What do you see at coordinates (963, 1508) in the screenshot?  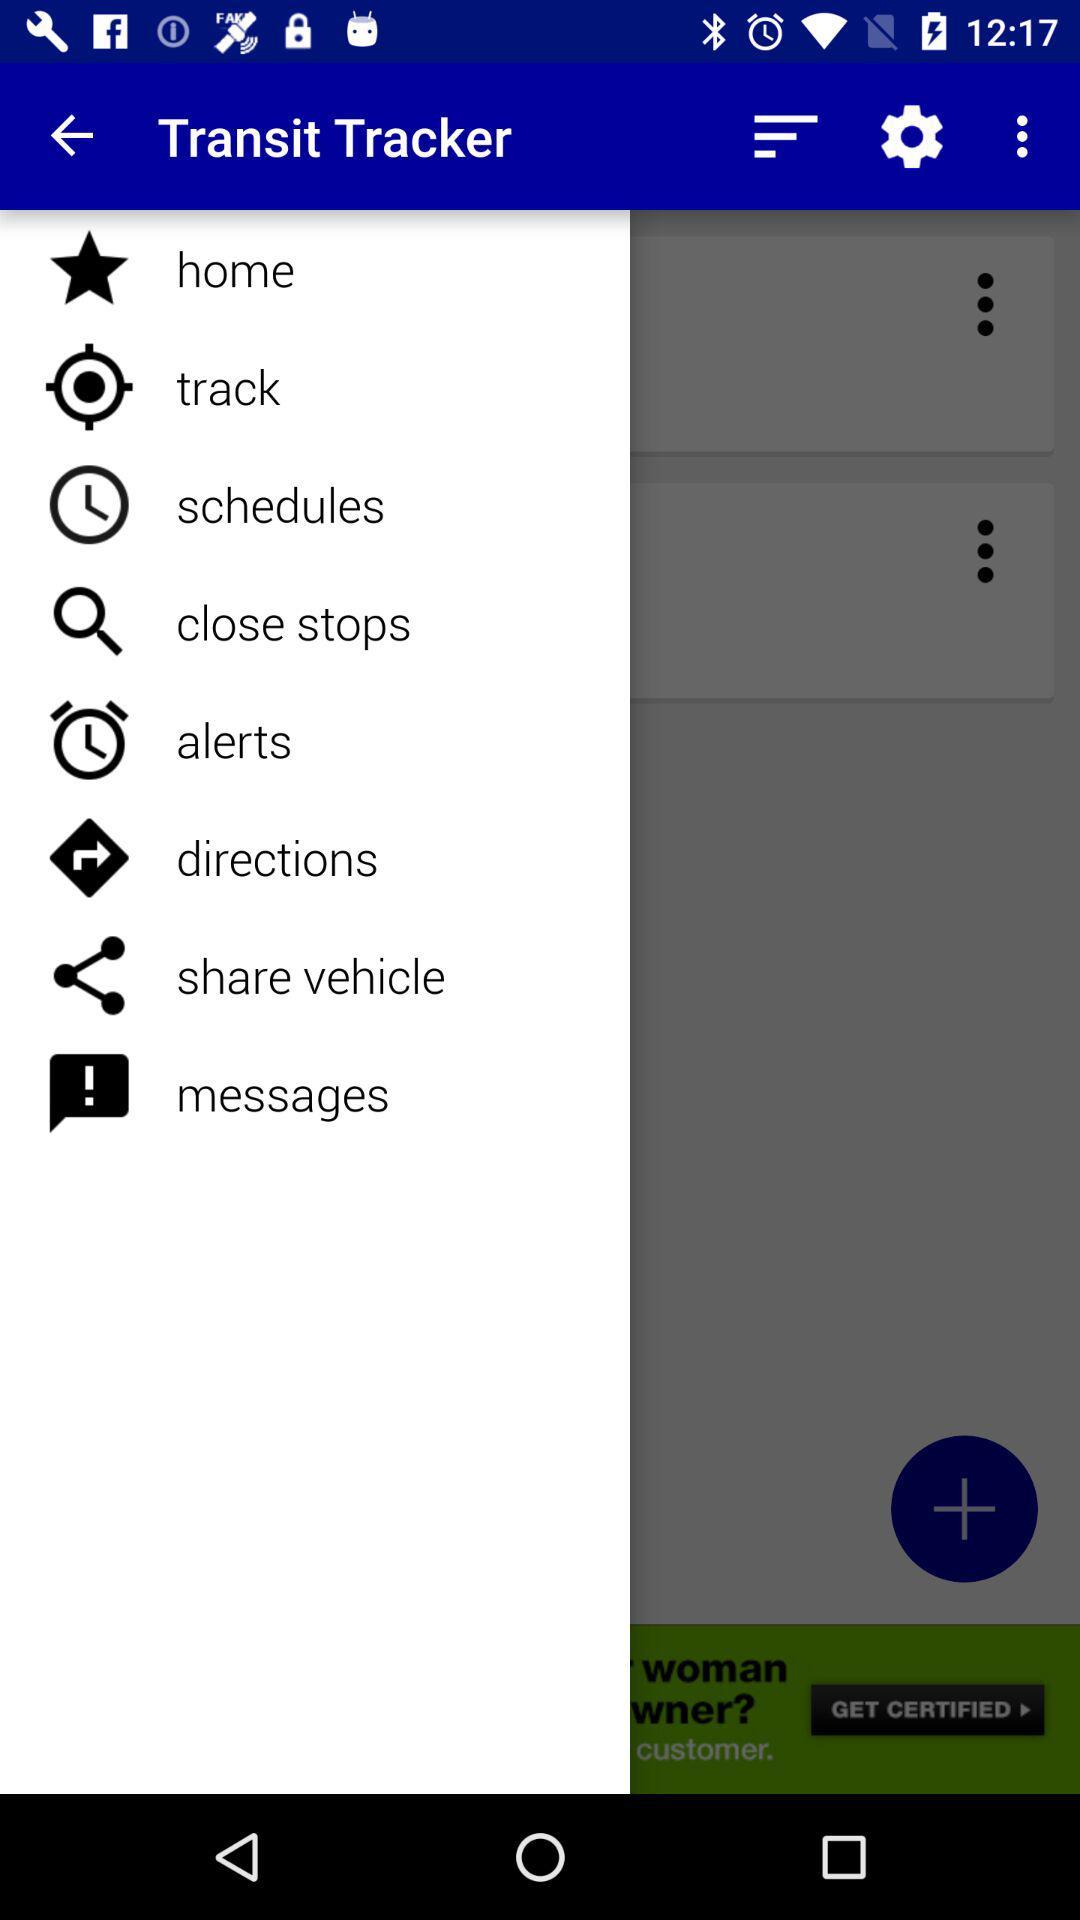 I see `the add icon` at bounding box center [963, 1508].